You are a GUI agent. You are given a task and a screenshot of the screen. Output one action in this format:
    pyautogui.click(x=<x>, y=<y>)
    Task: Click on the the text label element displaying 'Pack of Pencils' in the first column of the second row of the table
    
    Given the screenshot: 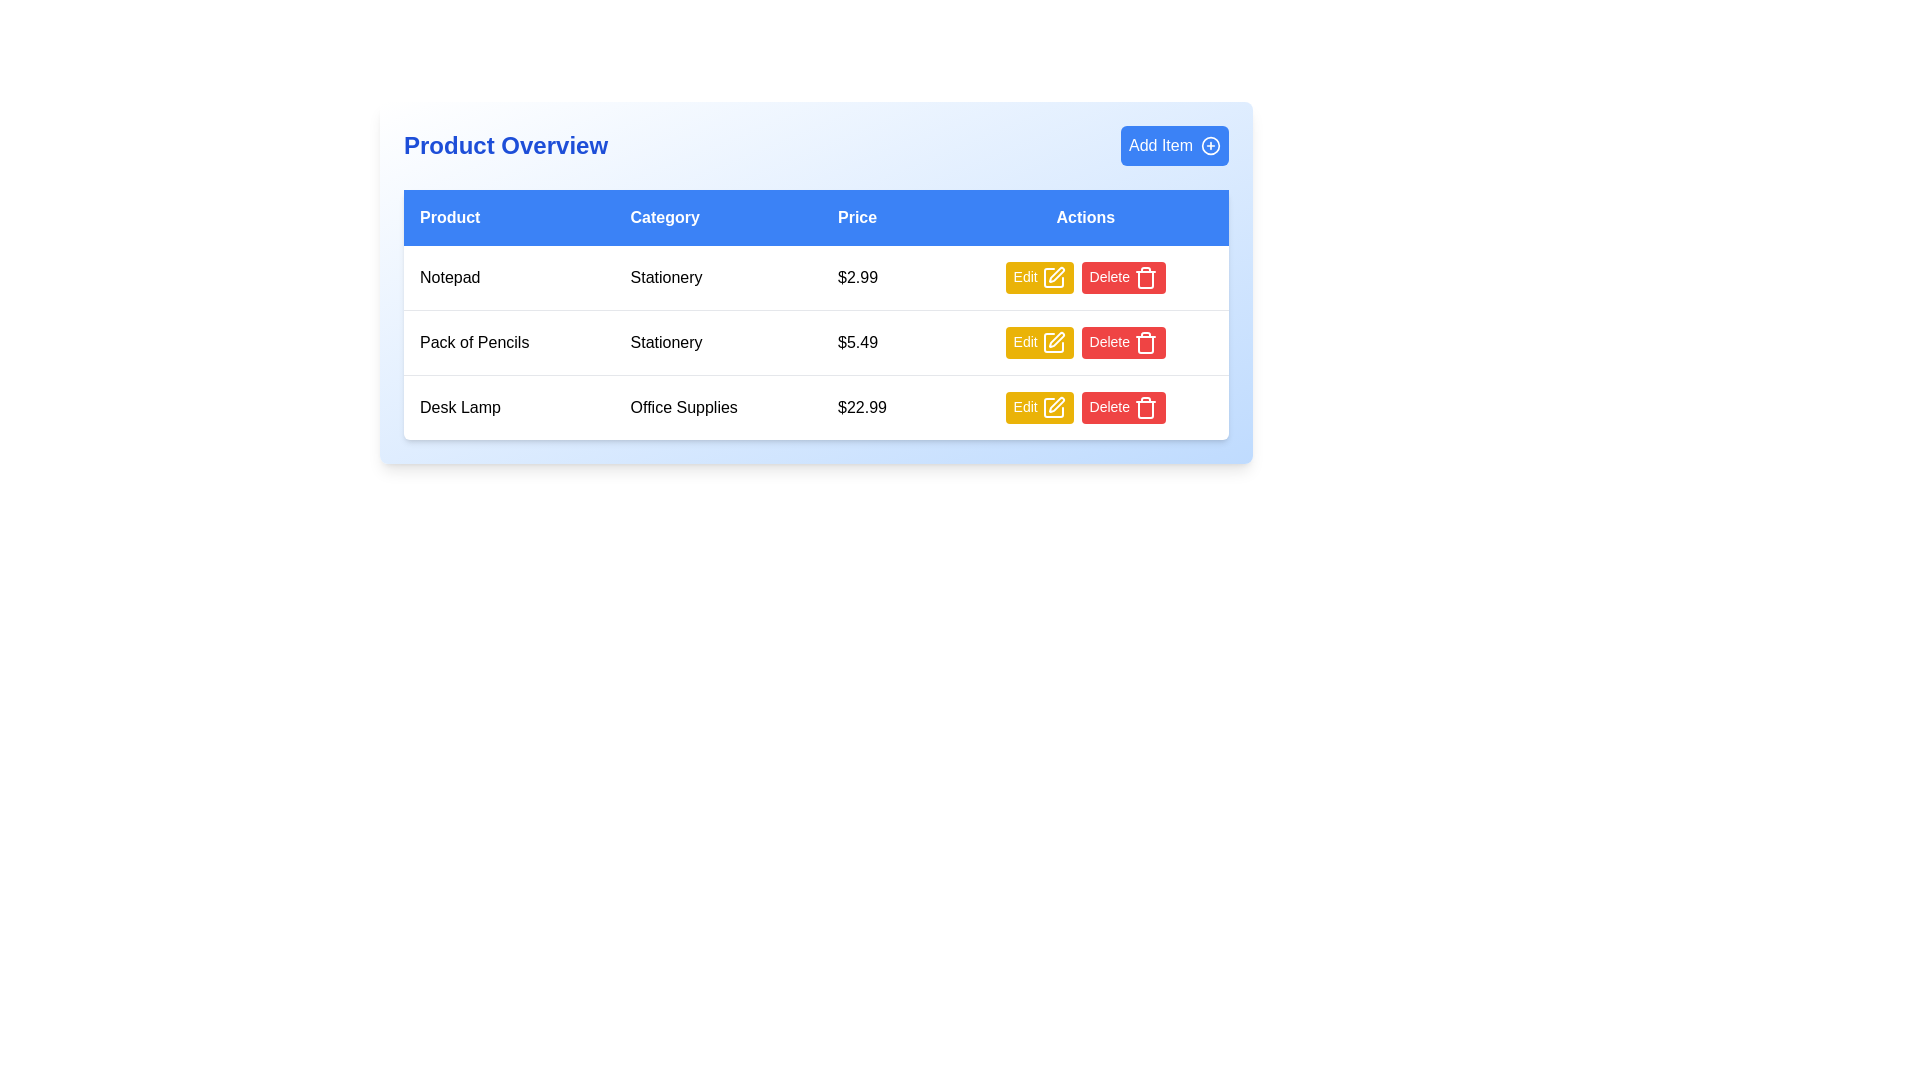 What is the action you would take?
    pyautogui.click(x=509, y=342)
    